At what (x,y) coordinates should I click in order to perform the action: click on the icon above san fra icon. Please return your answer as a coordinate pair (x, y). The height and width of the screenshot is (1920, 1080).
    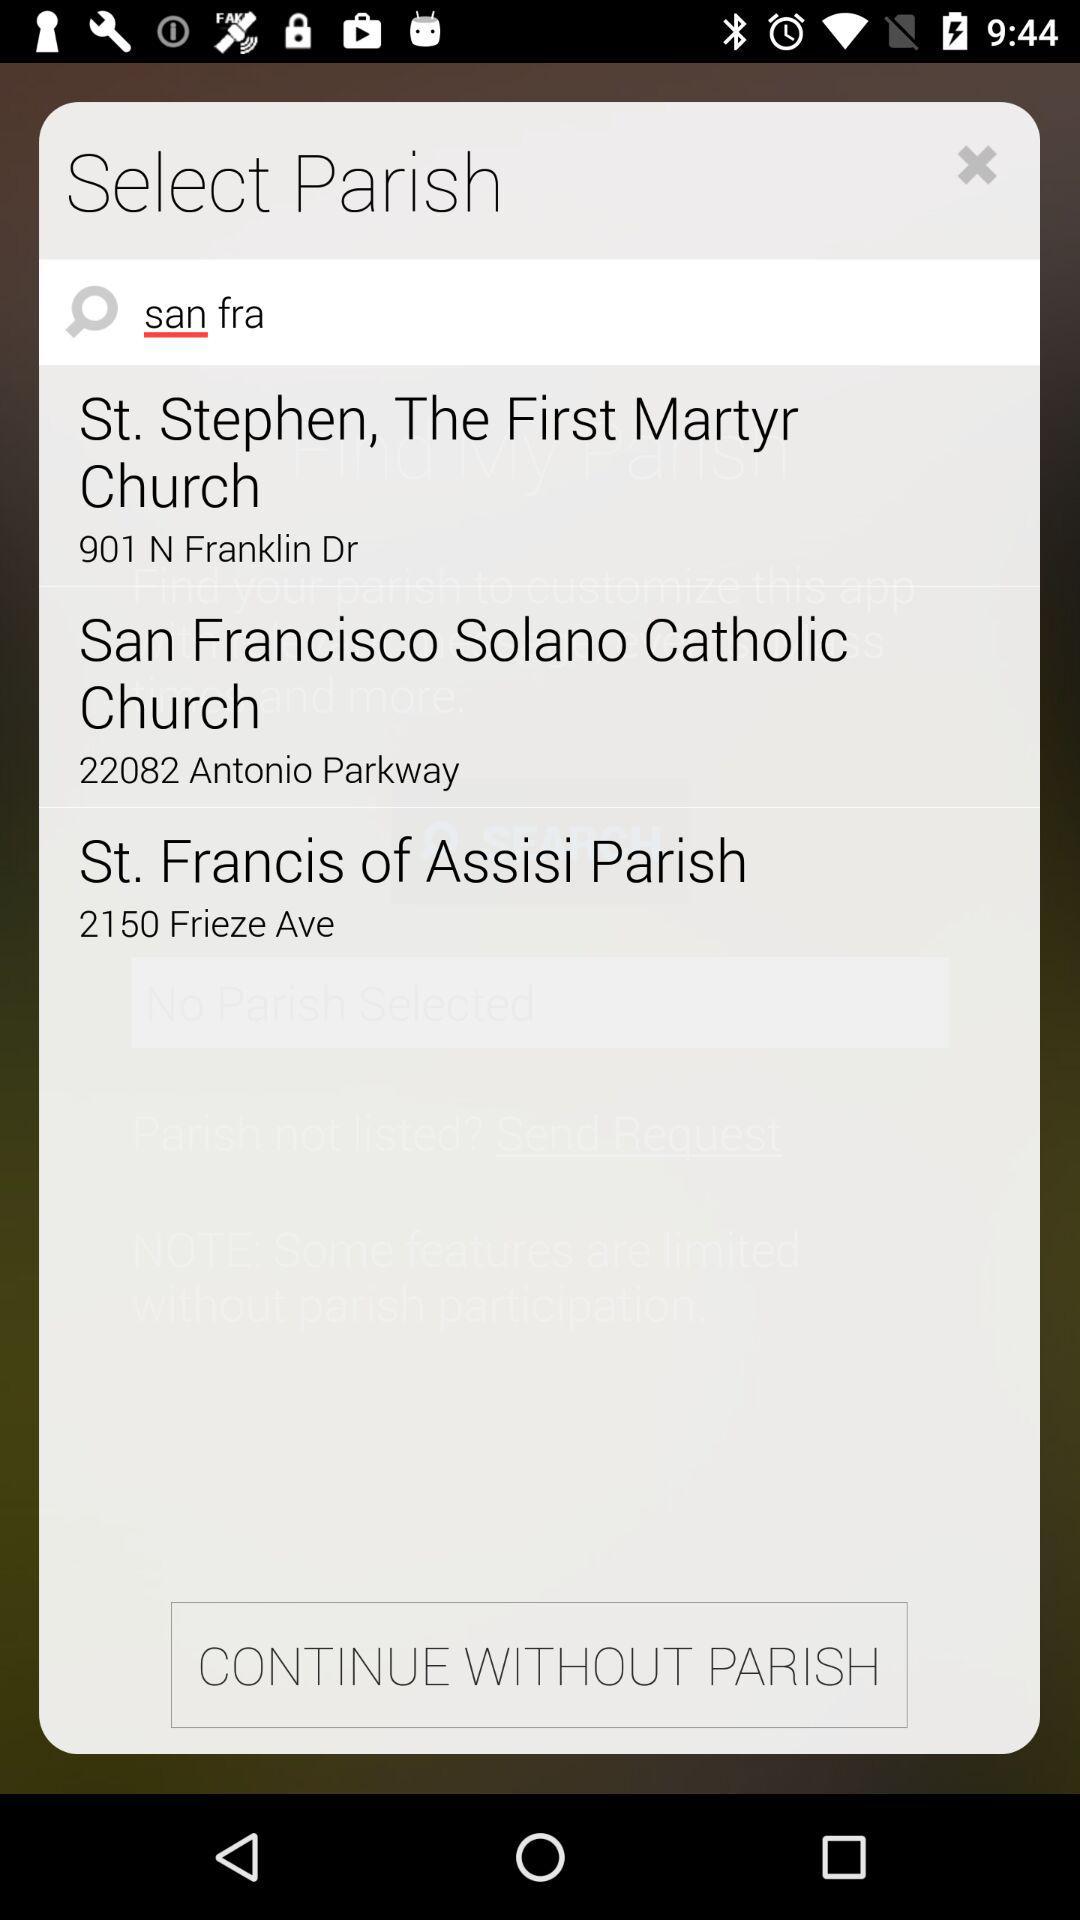
    Looking at the image, I should click on (976, 164).